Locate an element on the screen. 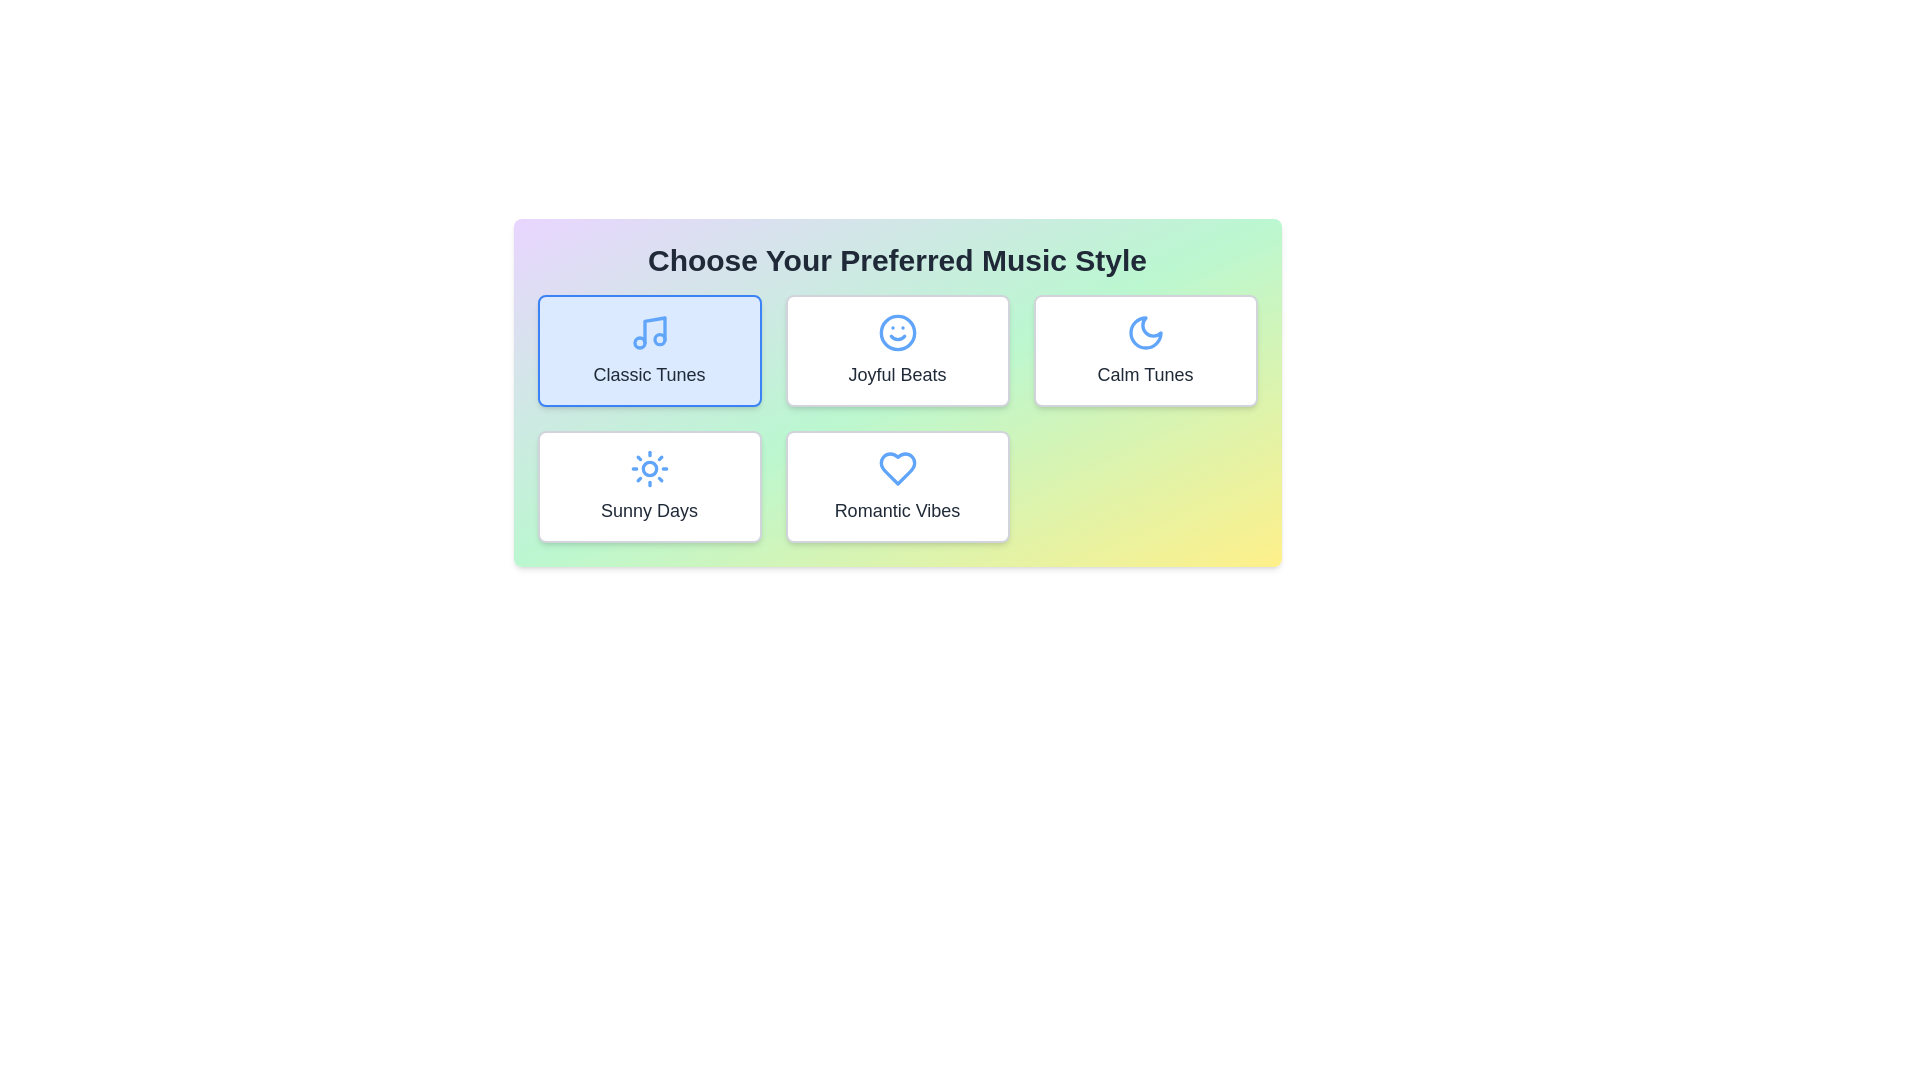 The width and height of the screenshot is (1920, 1080). the decorative icon representing the 'Romantic Vibes' card, located at the top of the card above the text 'Romantic Vibes' is located at coordinates (896, 469).